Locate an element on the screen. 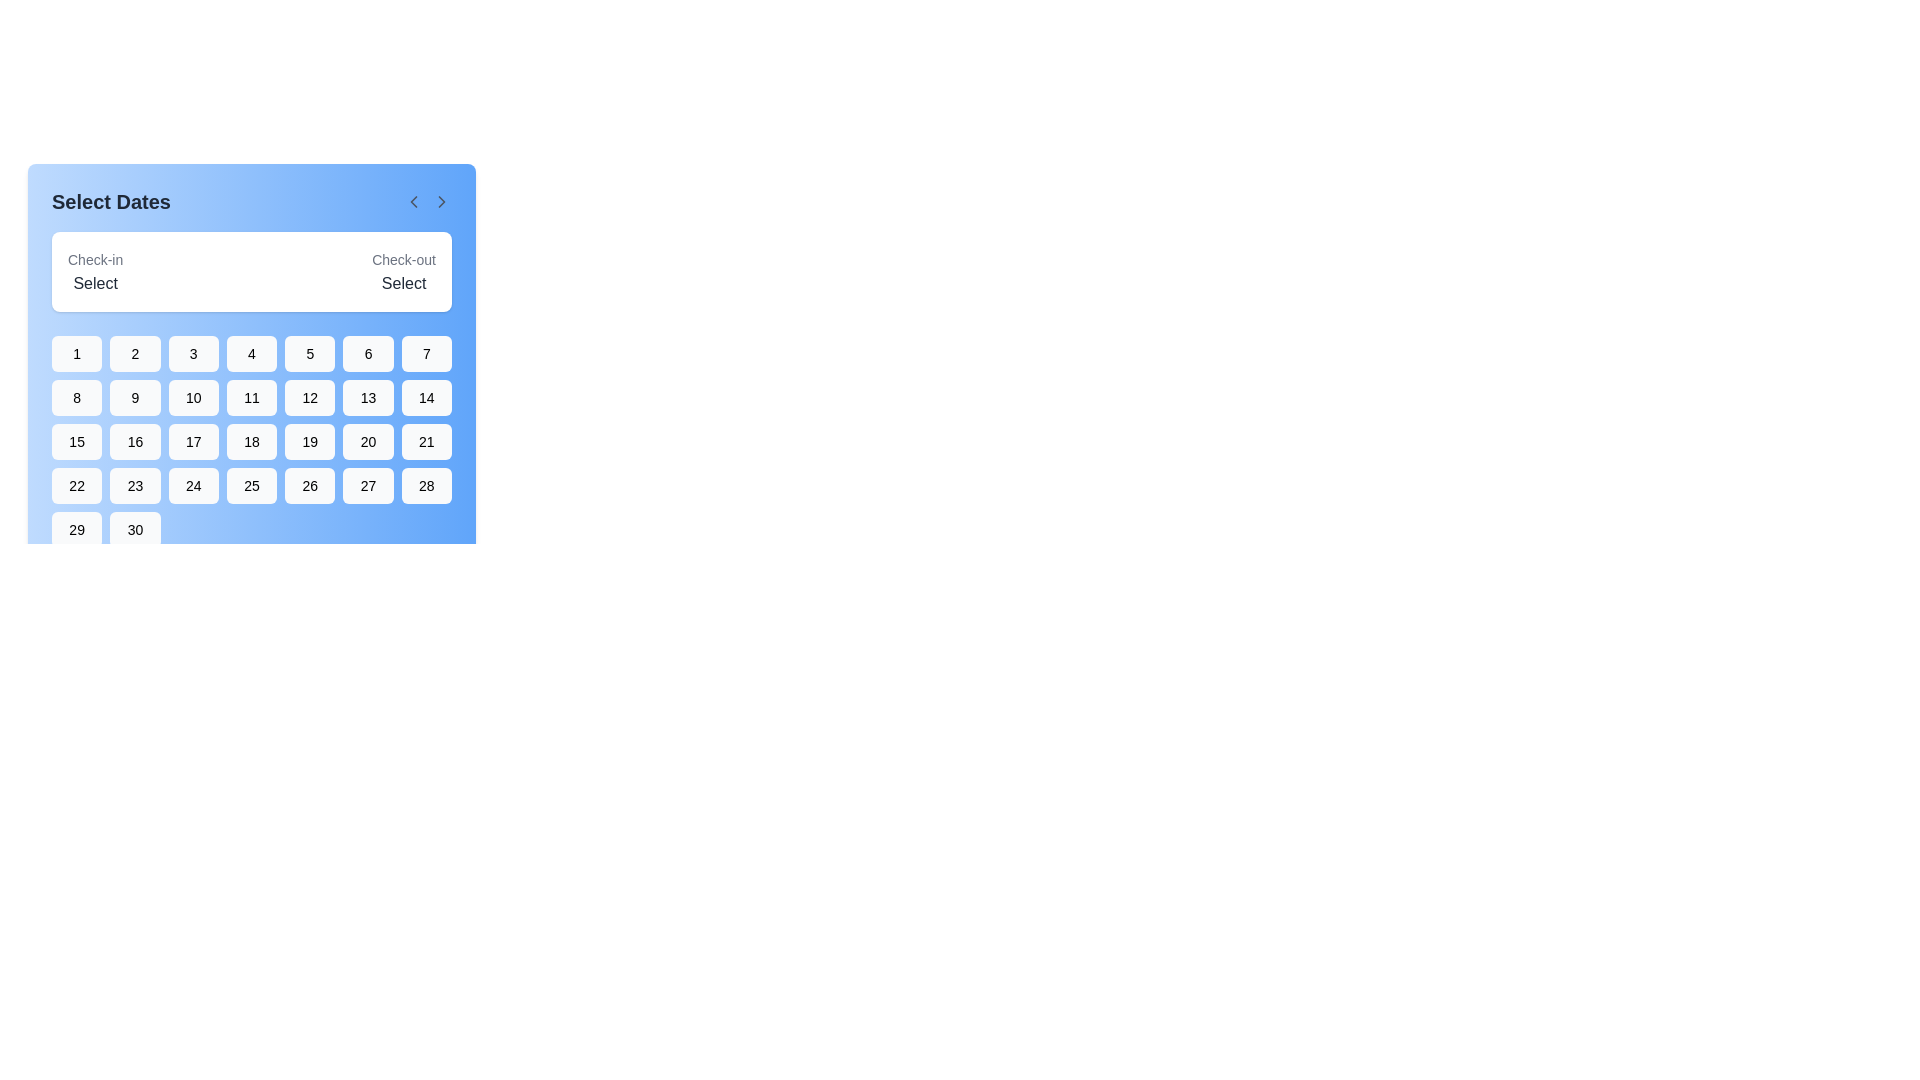 This screenshot has width=1920, height=1080. the rounded rectangular button with the number '6' centered inside is located at coordinates (368, 353).